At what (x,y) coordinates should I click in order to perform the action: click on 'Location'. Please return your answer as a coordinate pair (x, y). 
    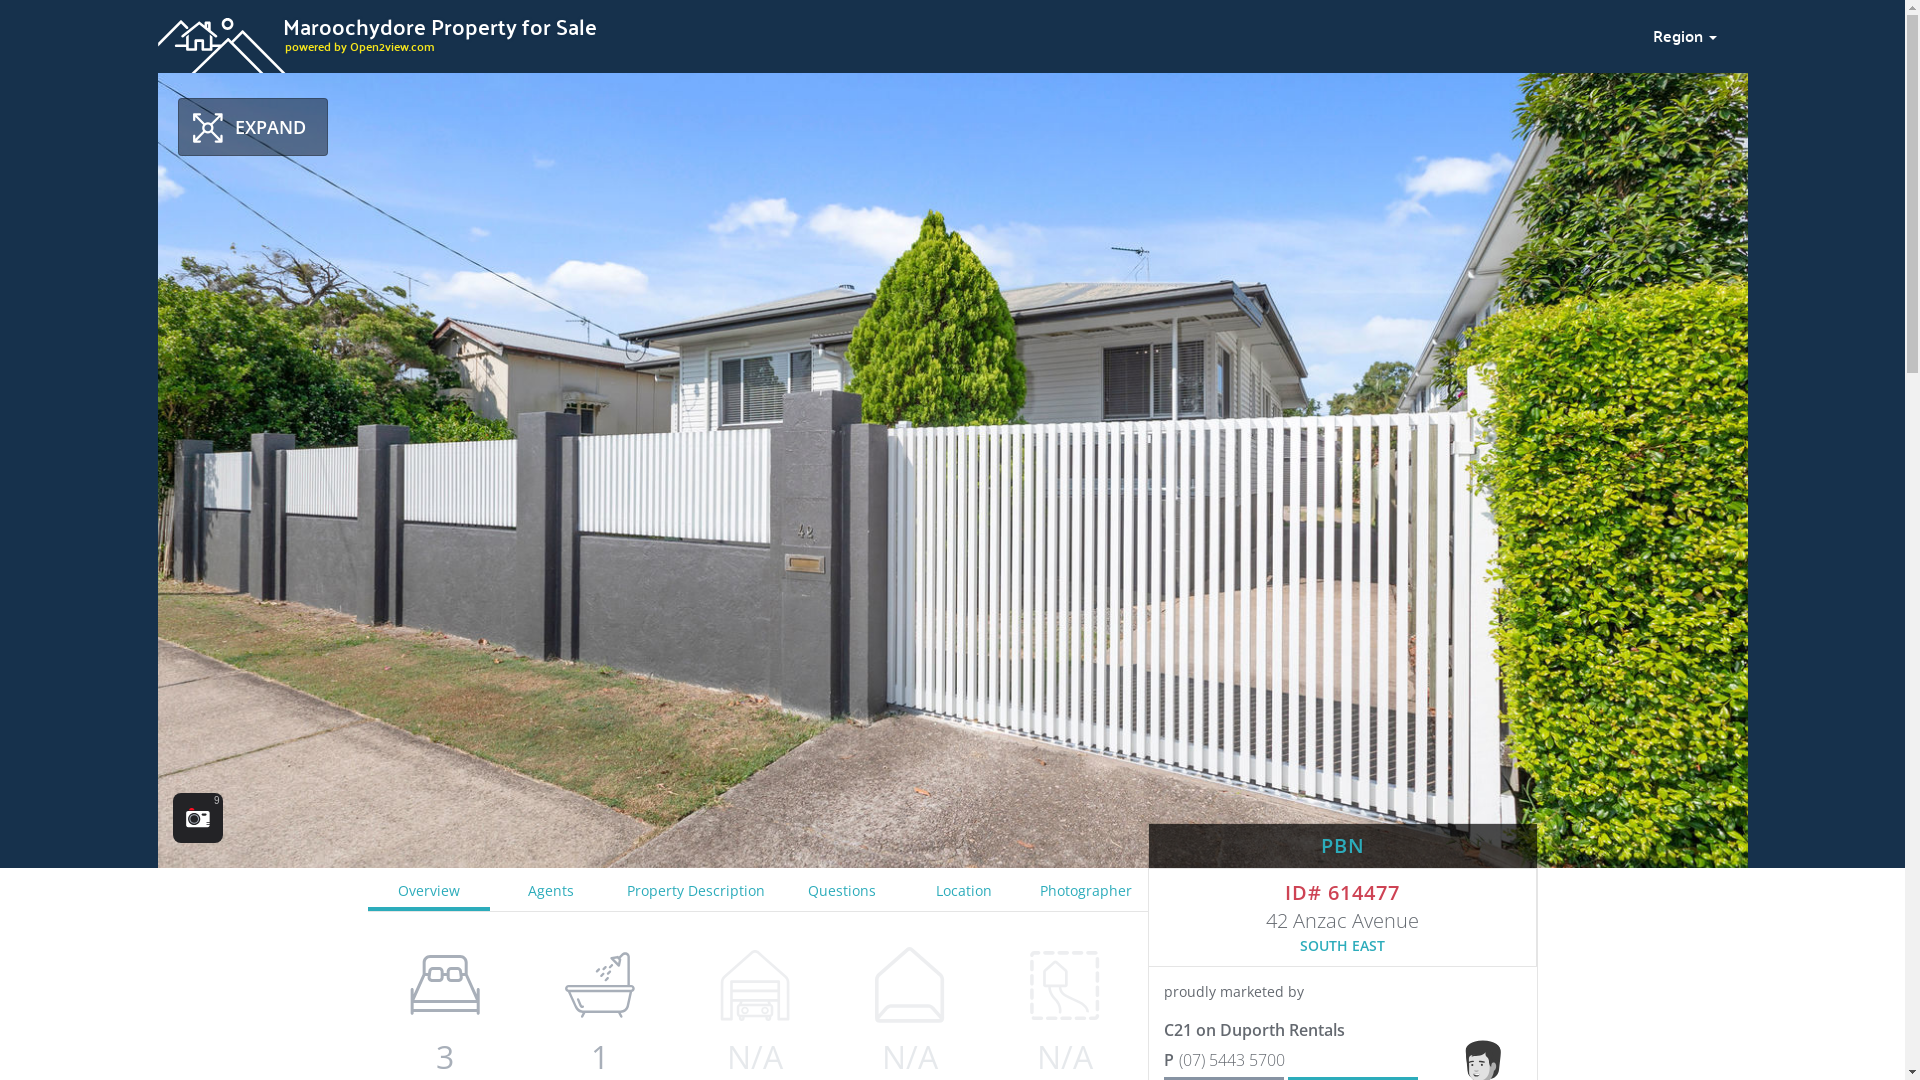
    Looking at the image, I should click on (901, 888).